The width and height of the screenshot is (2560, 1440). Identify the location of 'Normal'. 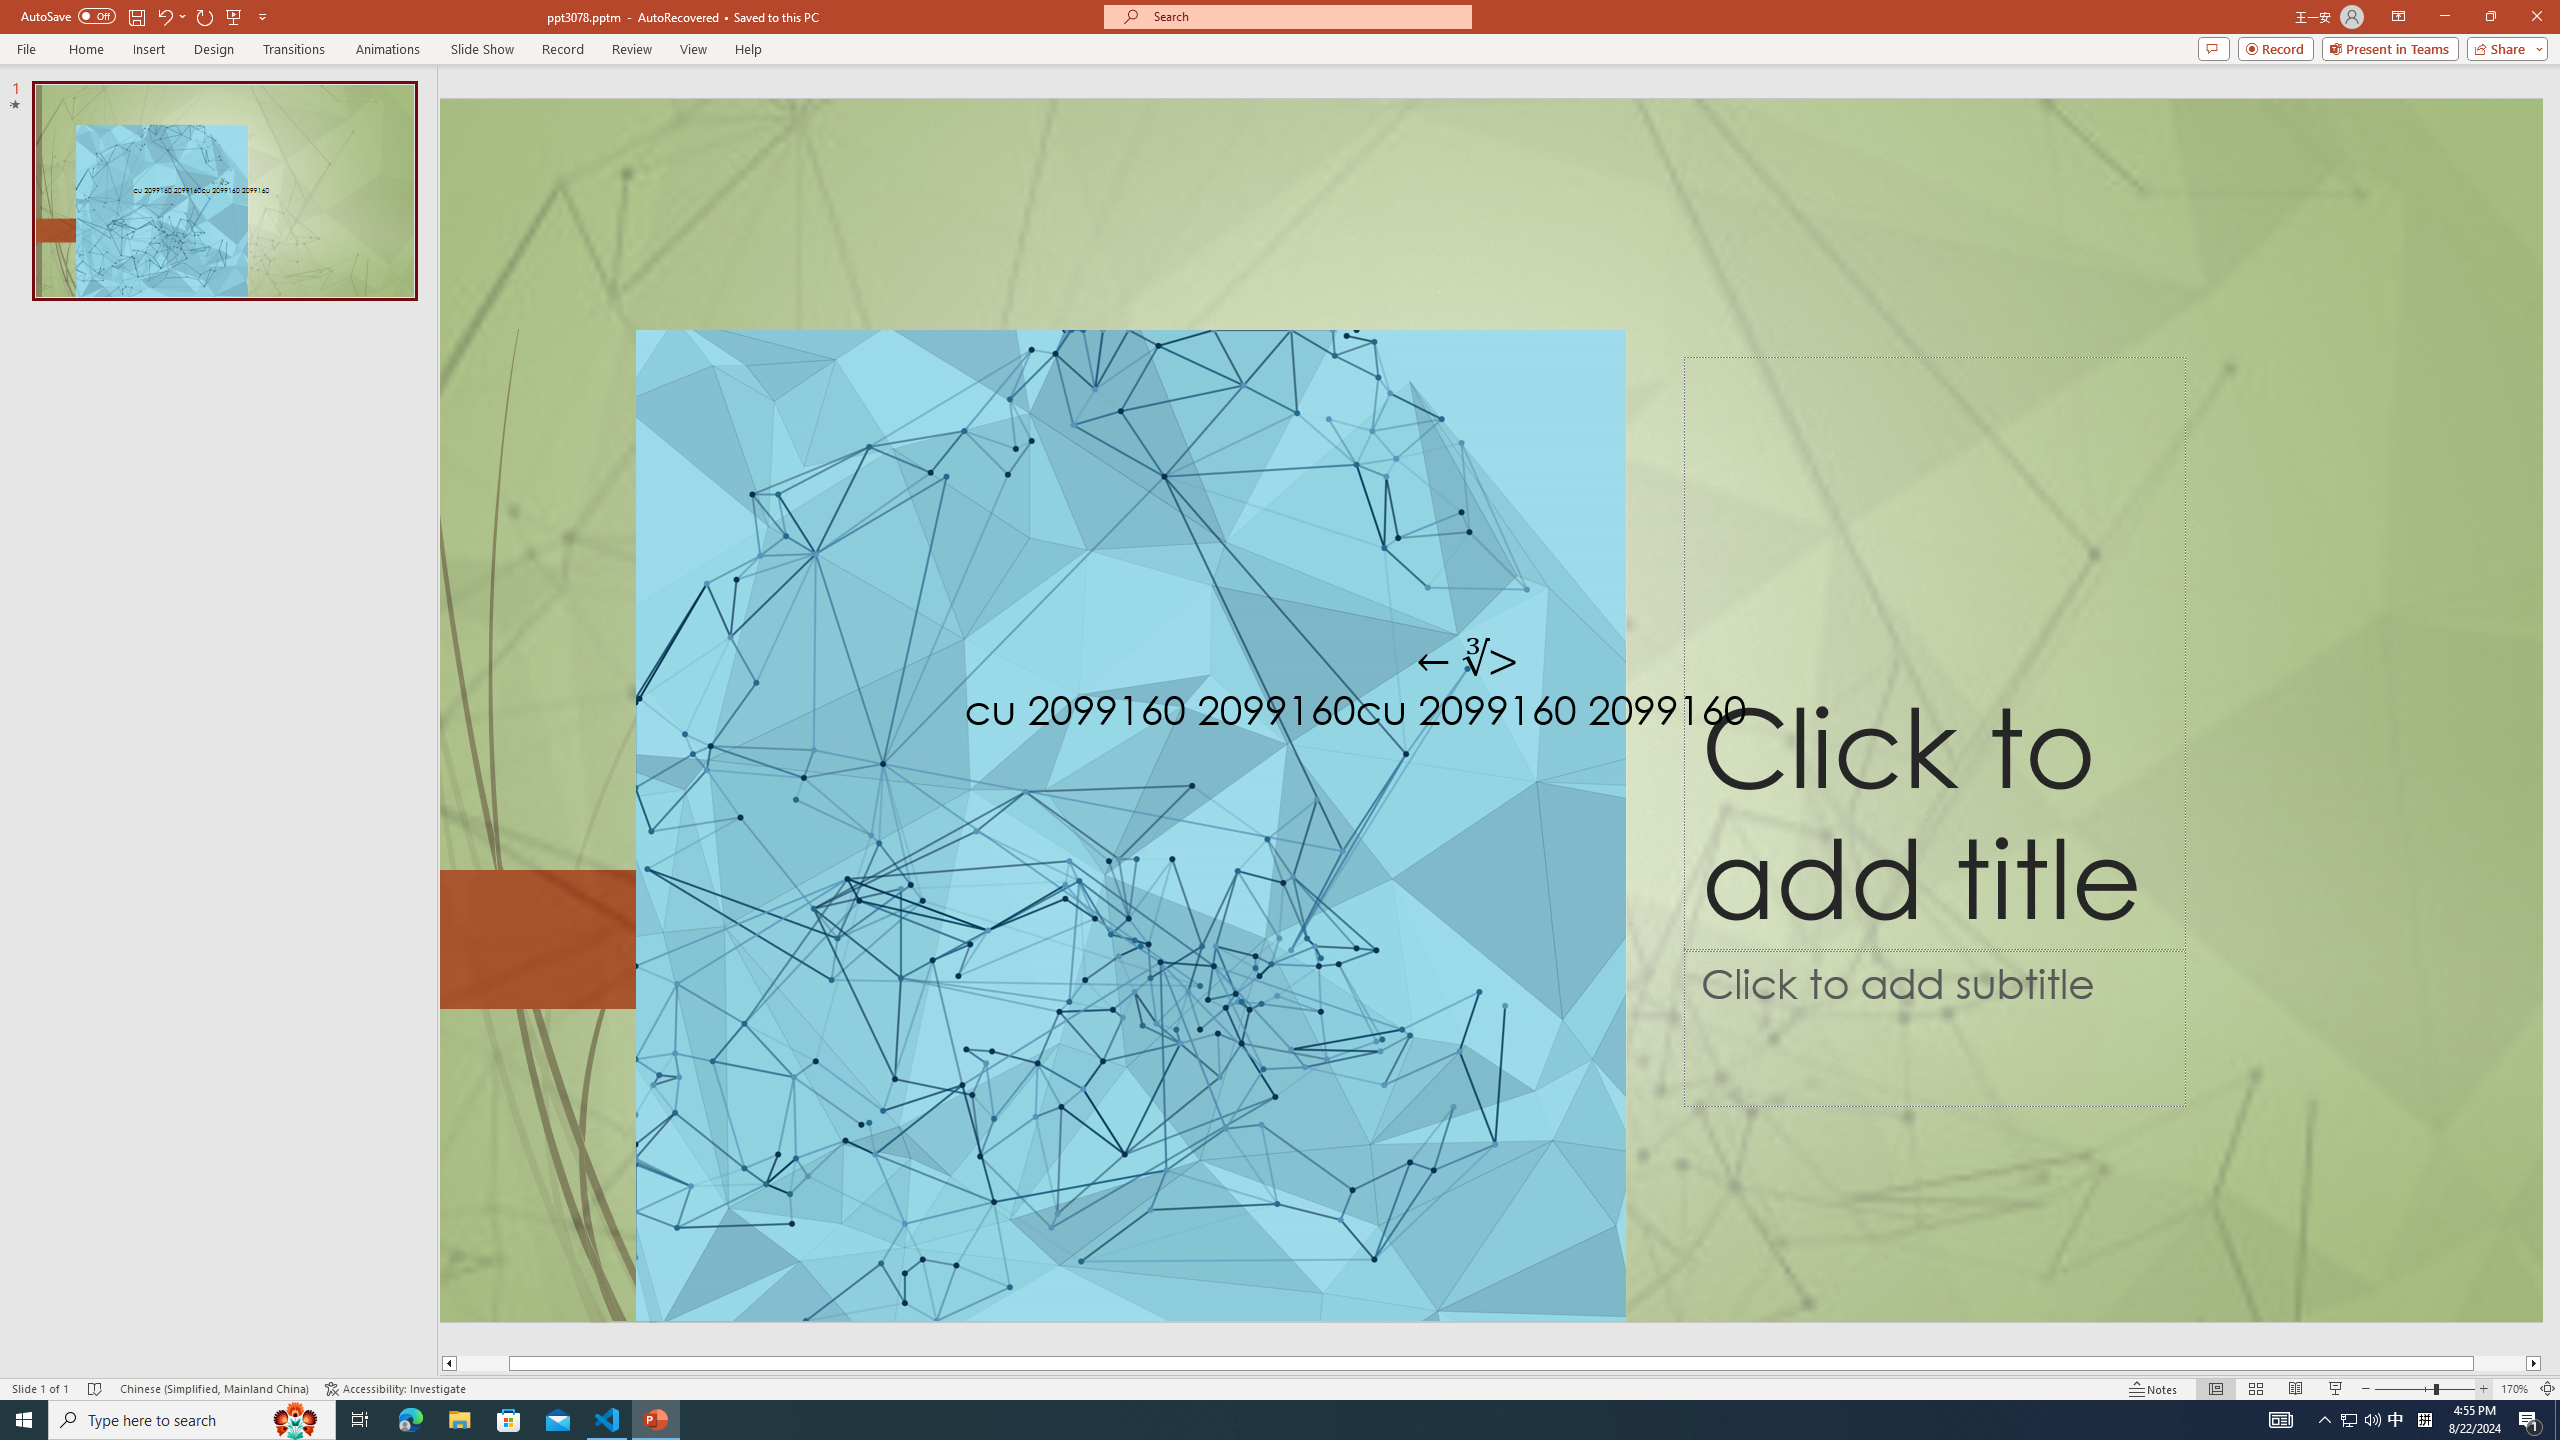
(2214, 1389).